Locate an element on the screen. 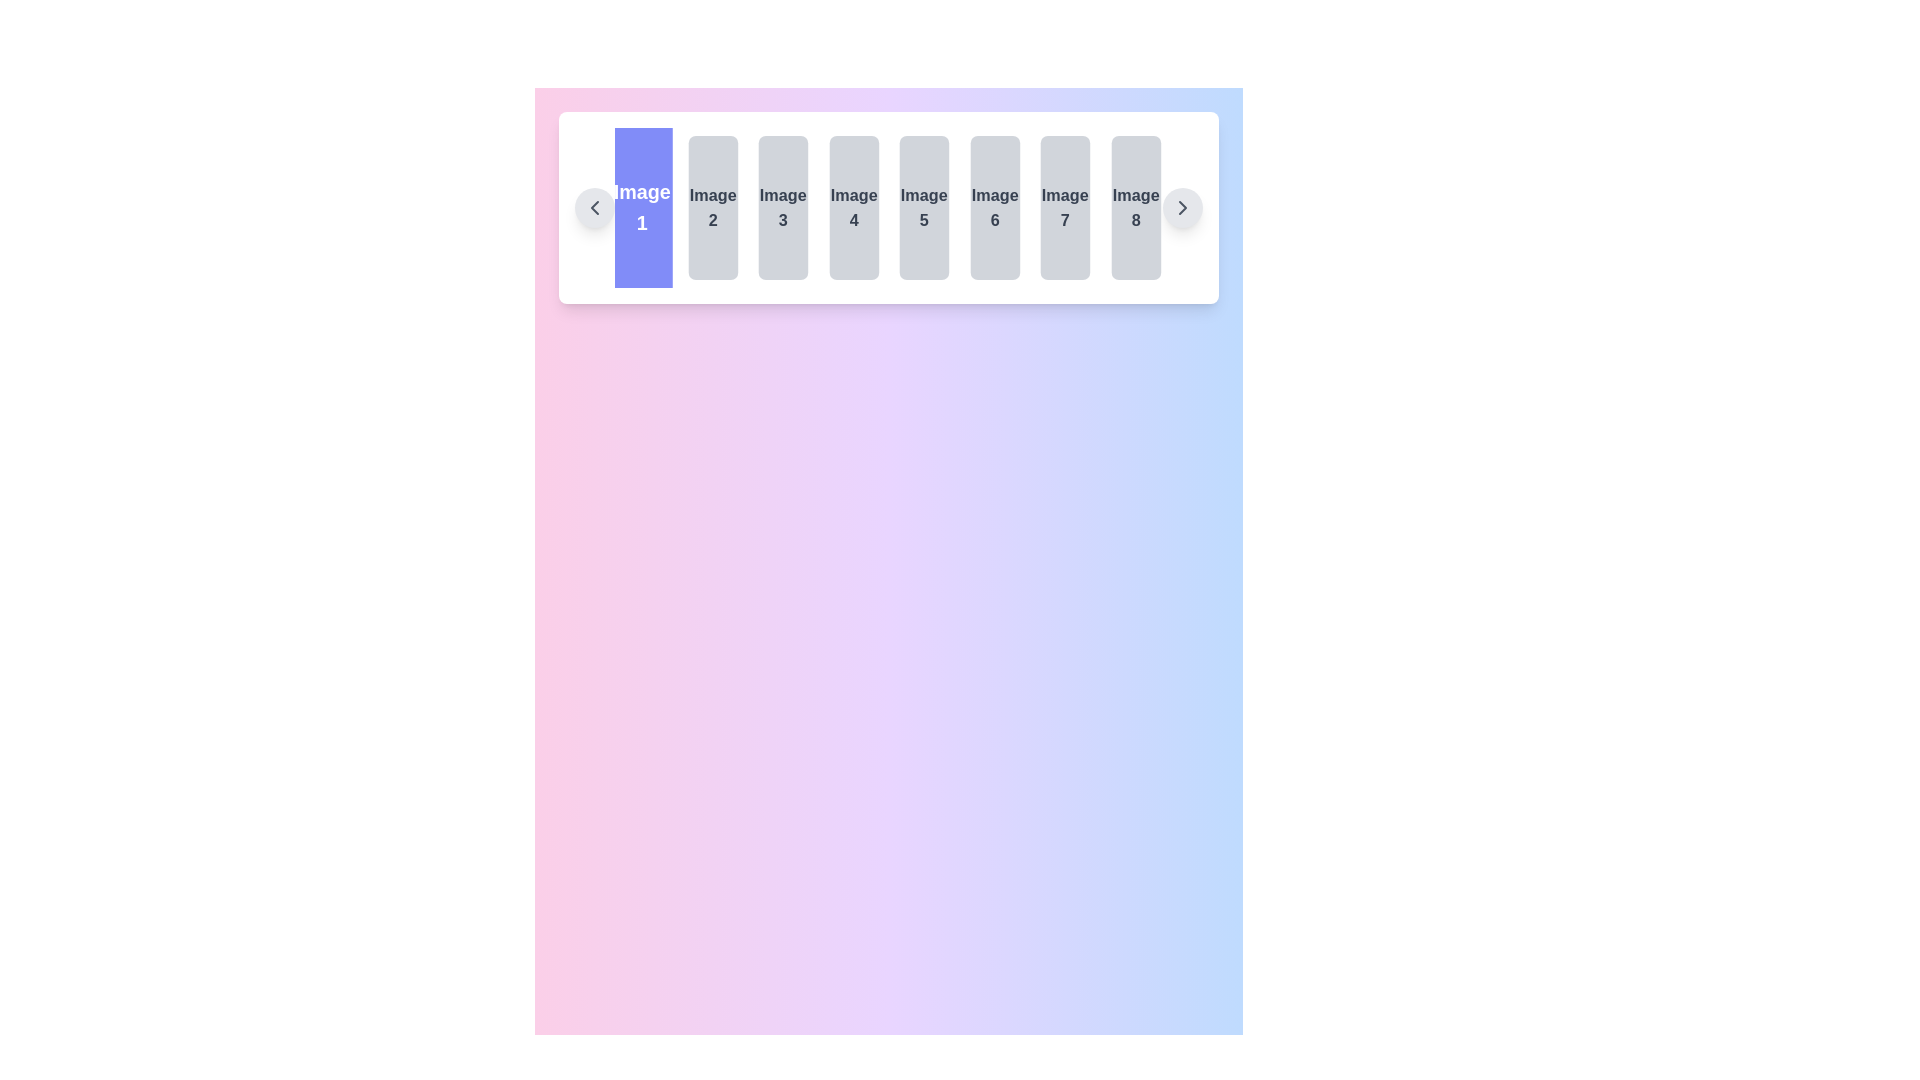  the left navigation button in the carousel is located at coordinates (594, 208).